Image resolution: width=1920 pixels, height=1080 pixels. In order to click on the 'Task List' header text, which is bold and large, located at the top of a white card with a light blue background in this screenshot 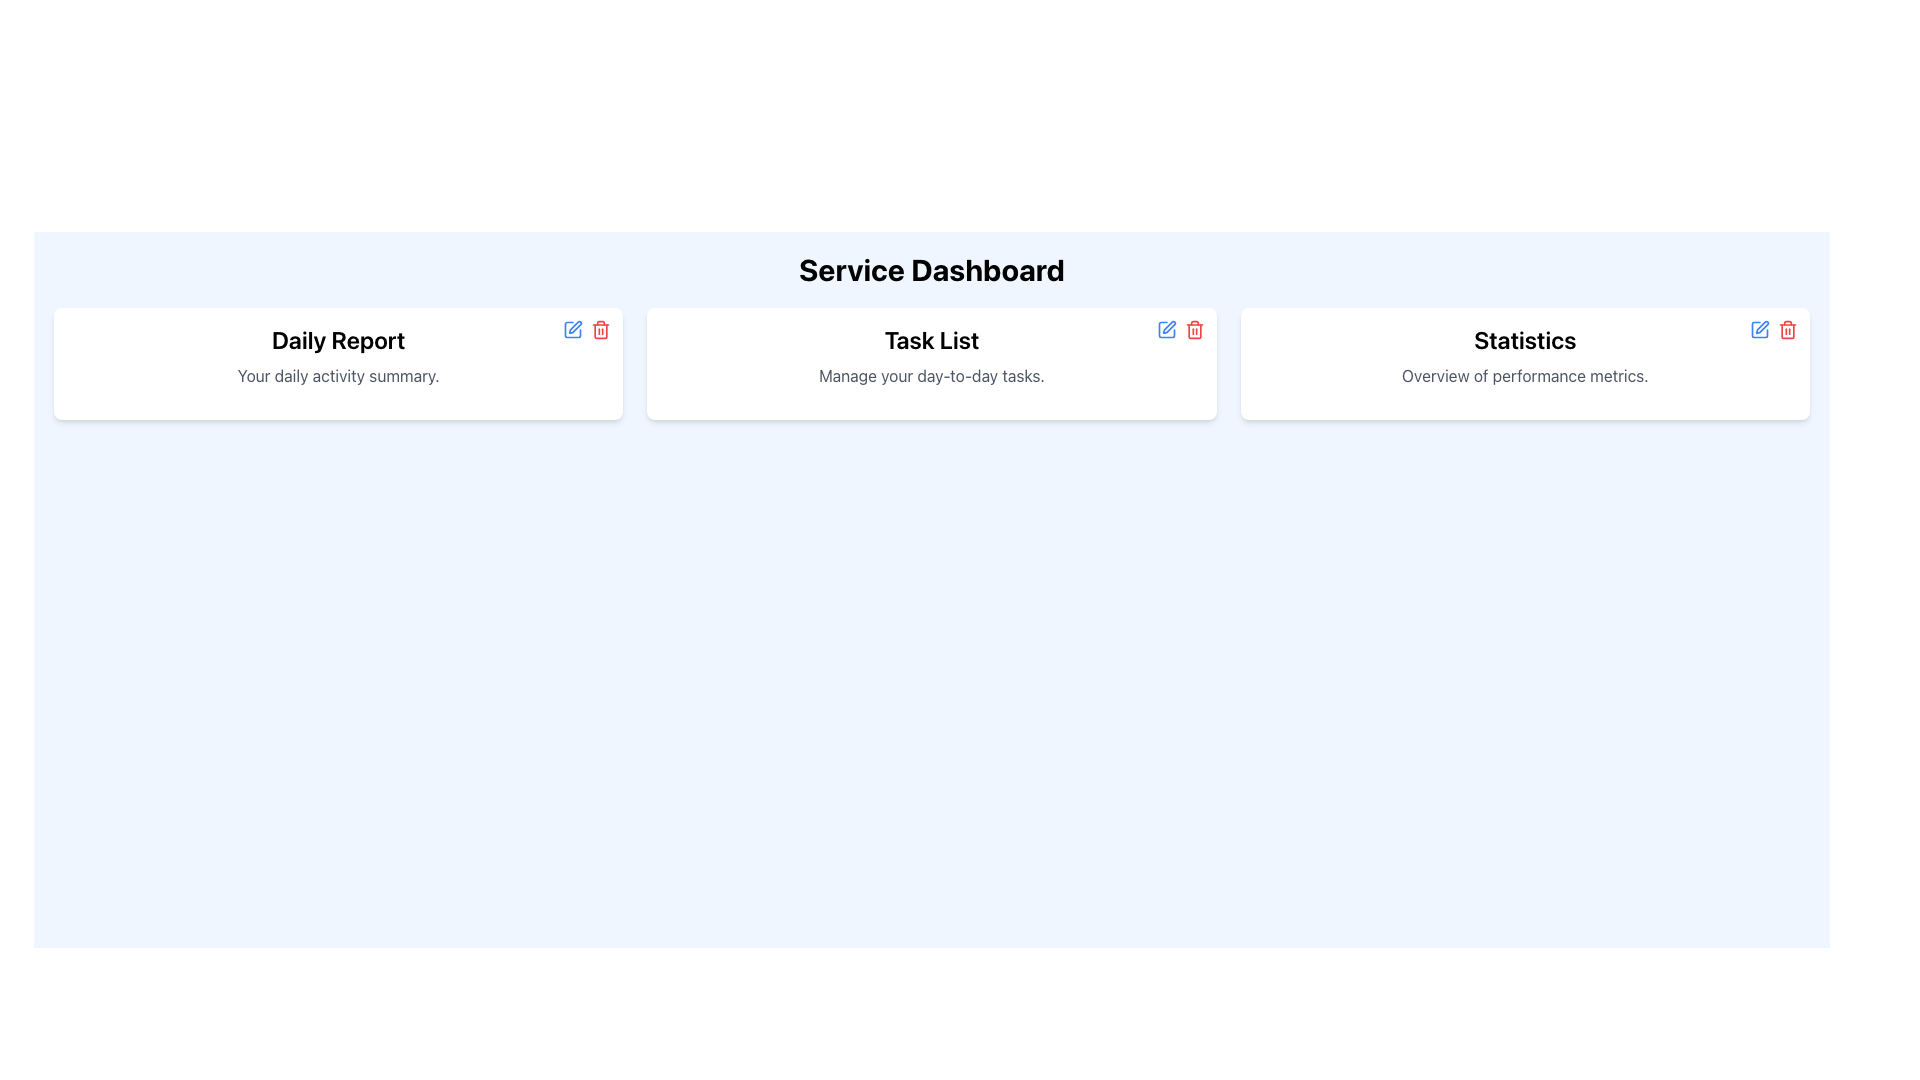, I will do `click(930, 338)`.